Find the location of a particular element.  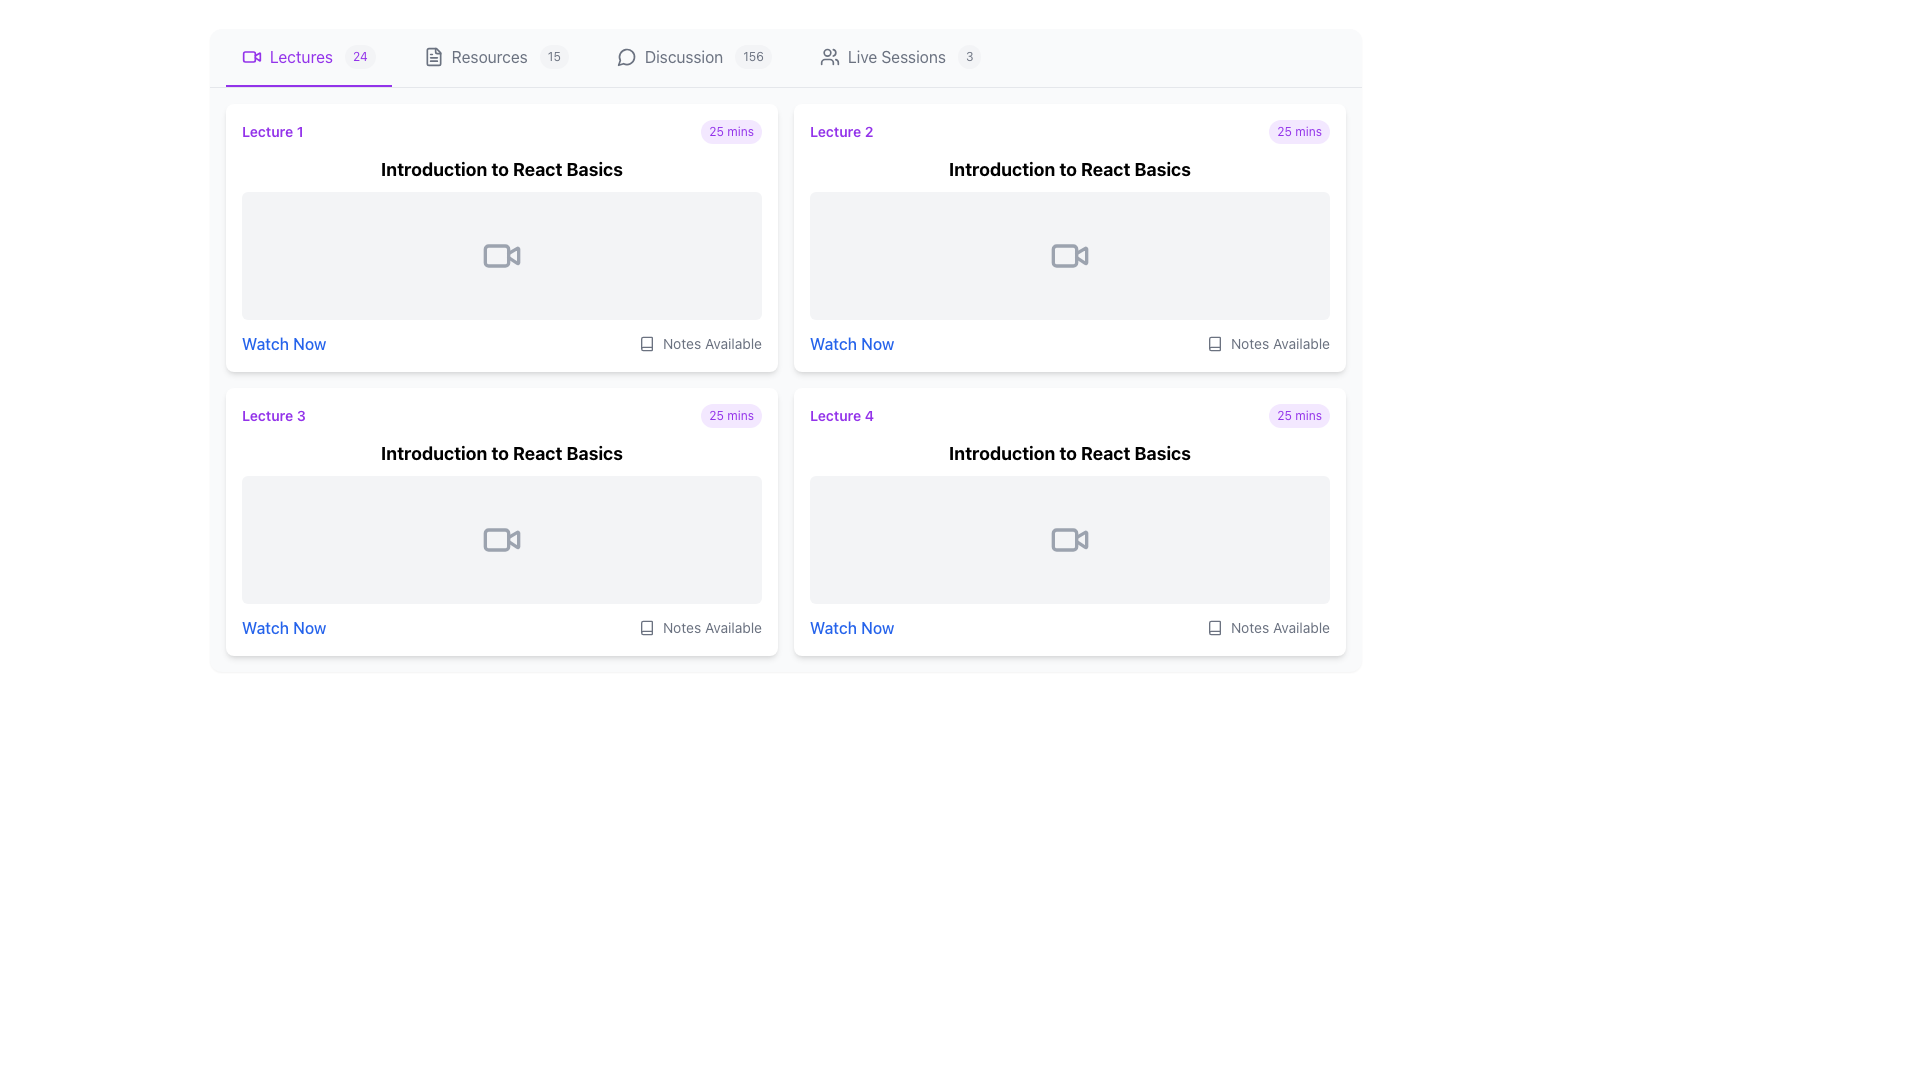

the book-related feature icon located in the bottom-left quadrant of its containing area is located at coordinates (647, 627).